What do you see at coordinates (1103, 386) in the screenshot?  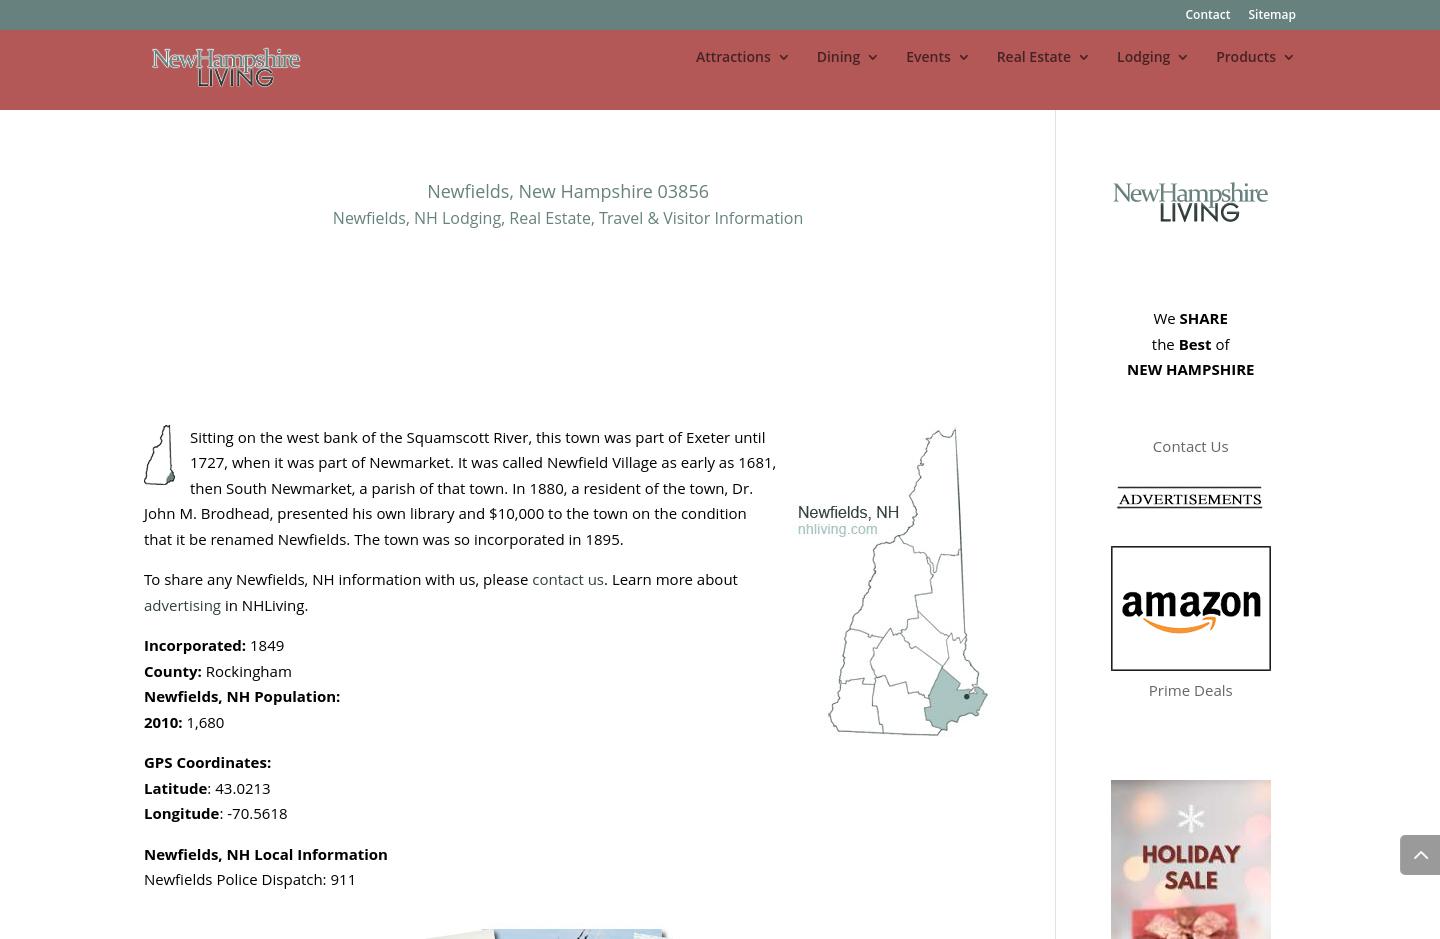 I see `'Real Estate Auctions'` at bounding box center [1103, 386].